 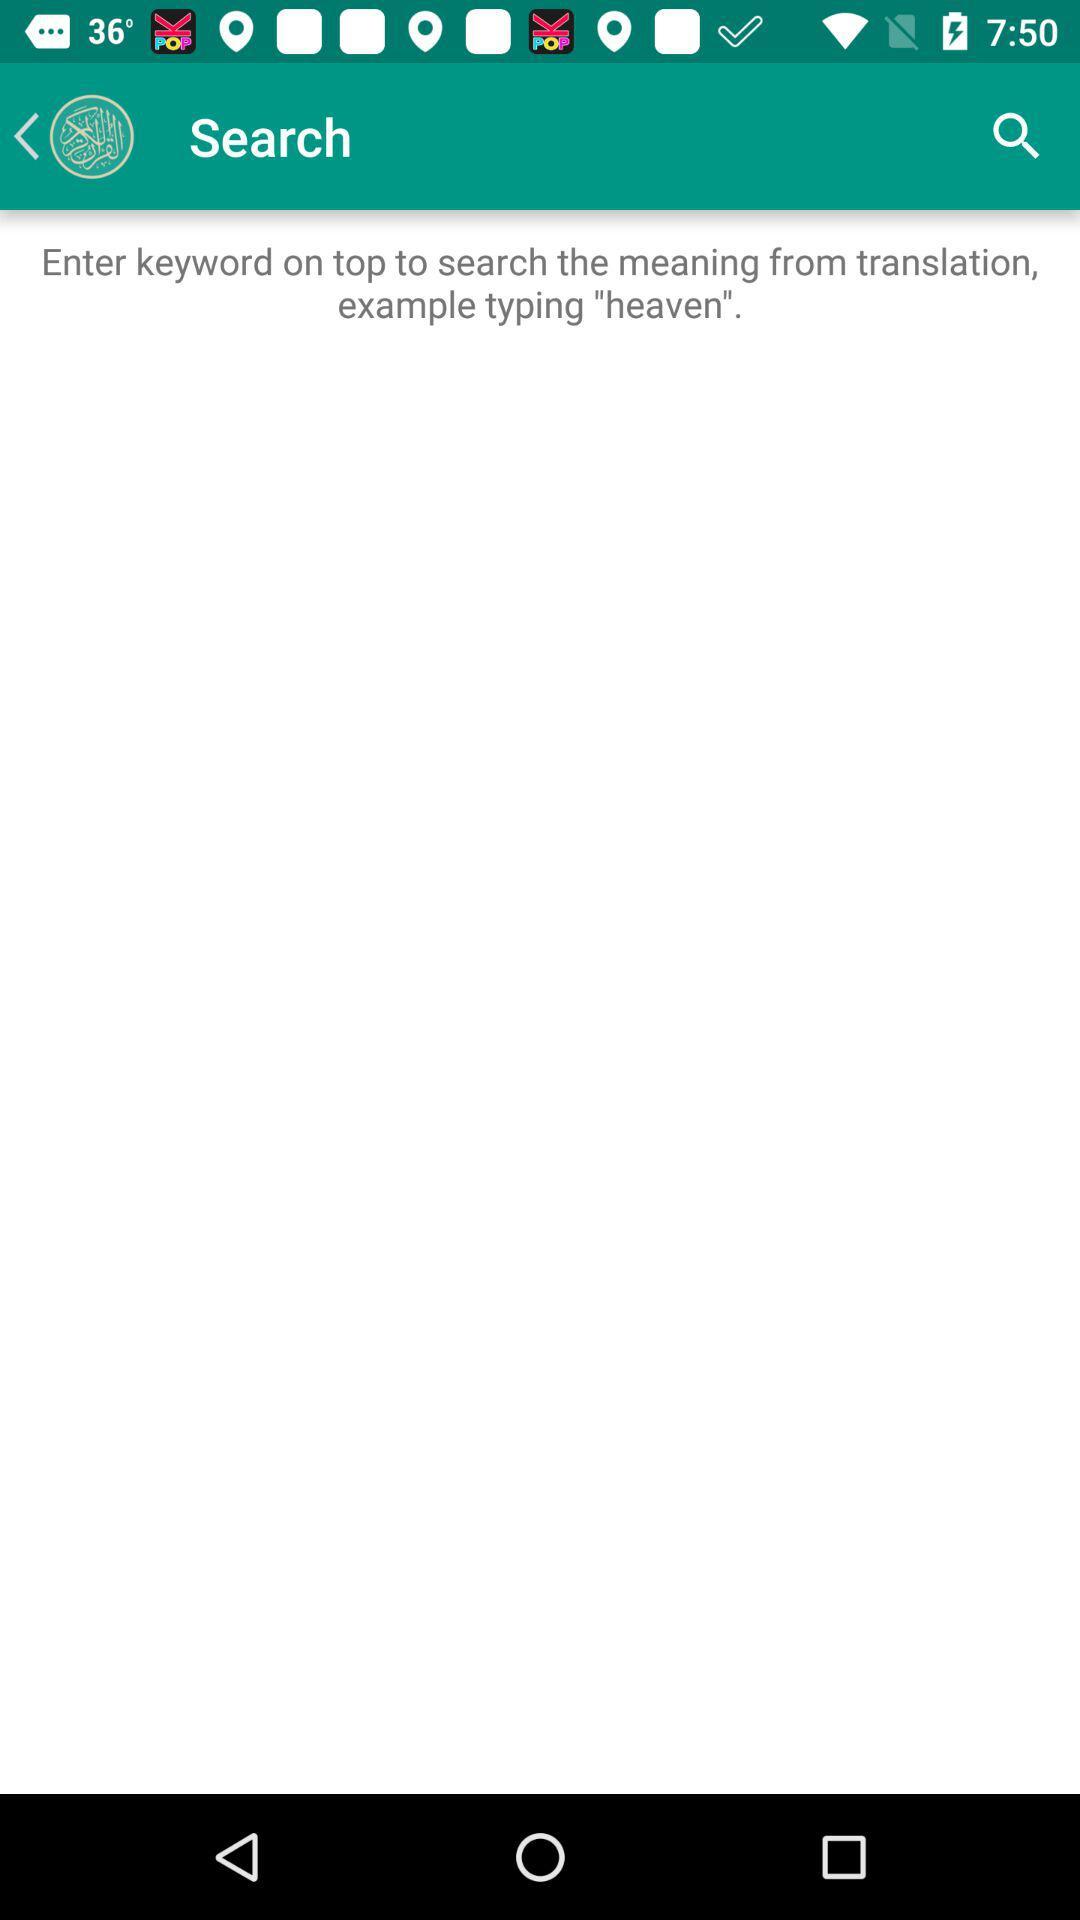 I want to click on icon to the left of search icon, so click(x=72, y=135).